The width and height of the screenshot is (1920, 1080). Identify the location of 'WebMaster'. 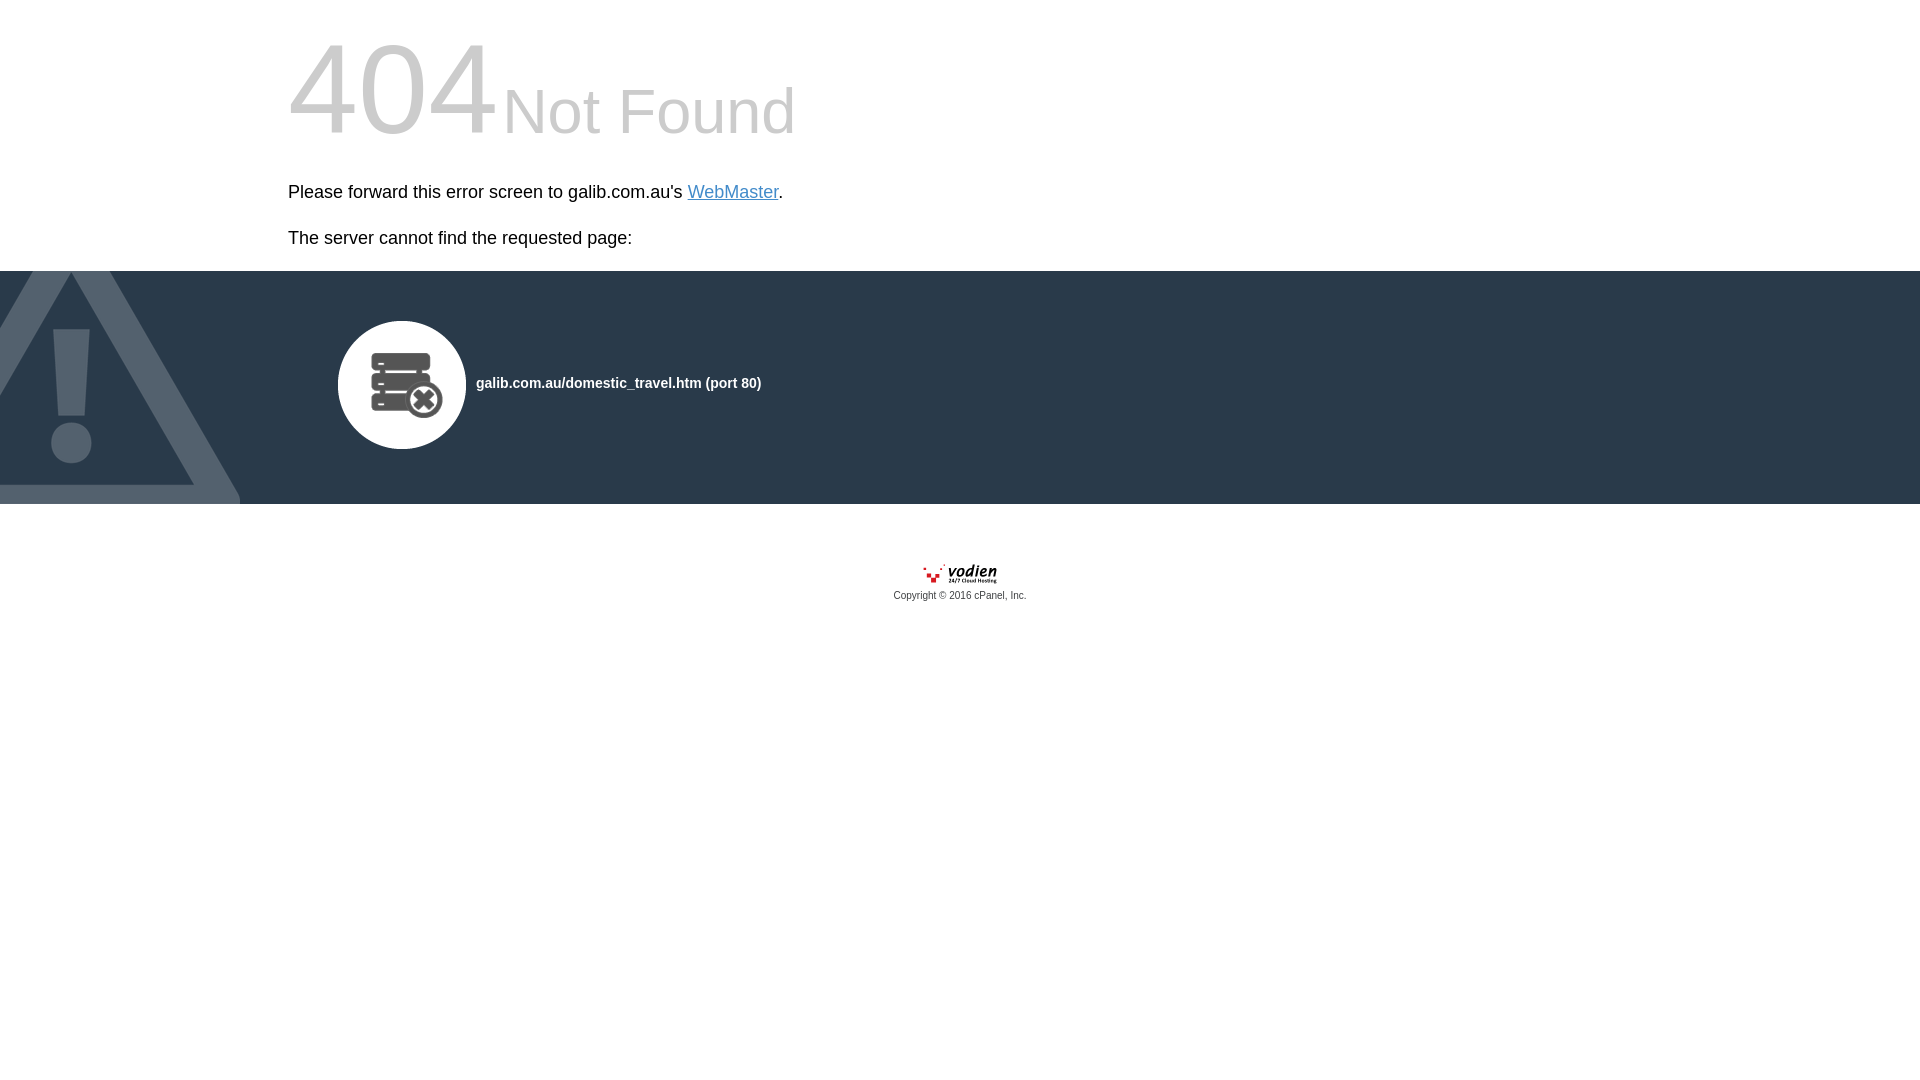
(687, 192).